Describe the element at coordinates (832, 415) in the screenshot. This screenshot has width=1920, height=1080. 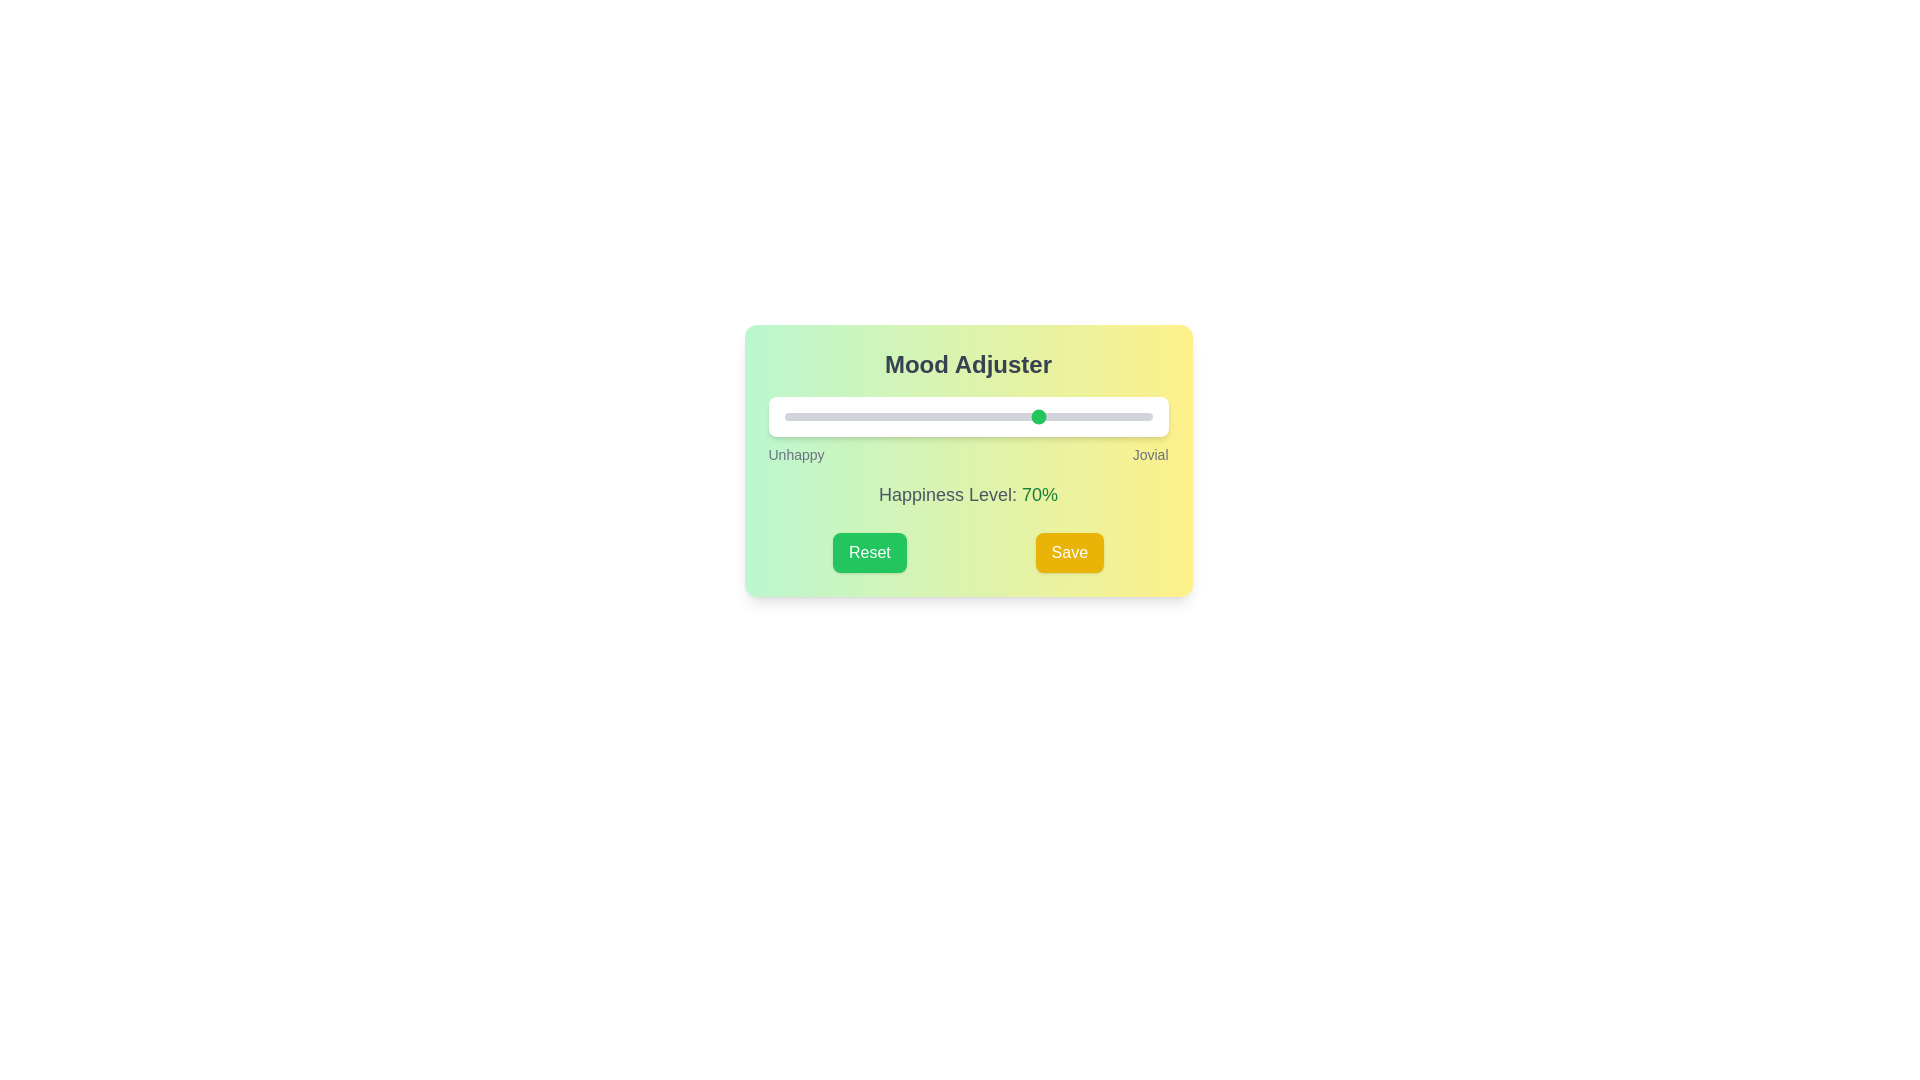
I see `the slider to set the happiness level to 13%` at that location.